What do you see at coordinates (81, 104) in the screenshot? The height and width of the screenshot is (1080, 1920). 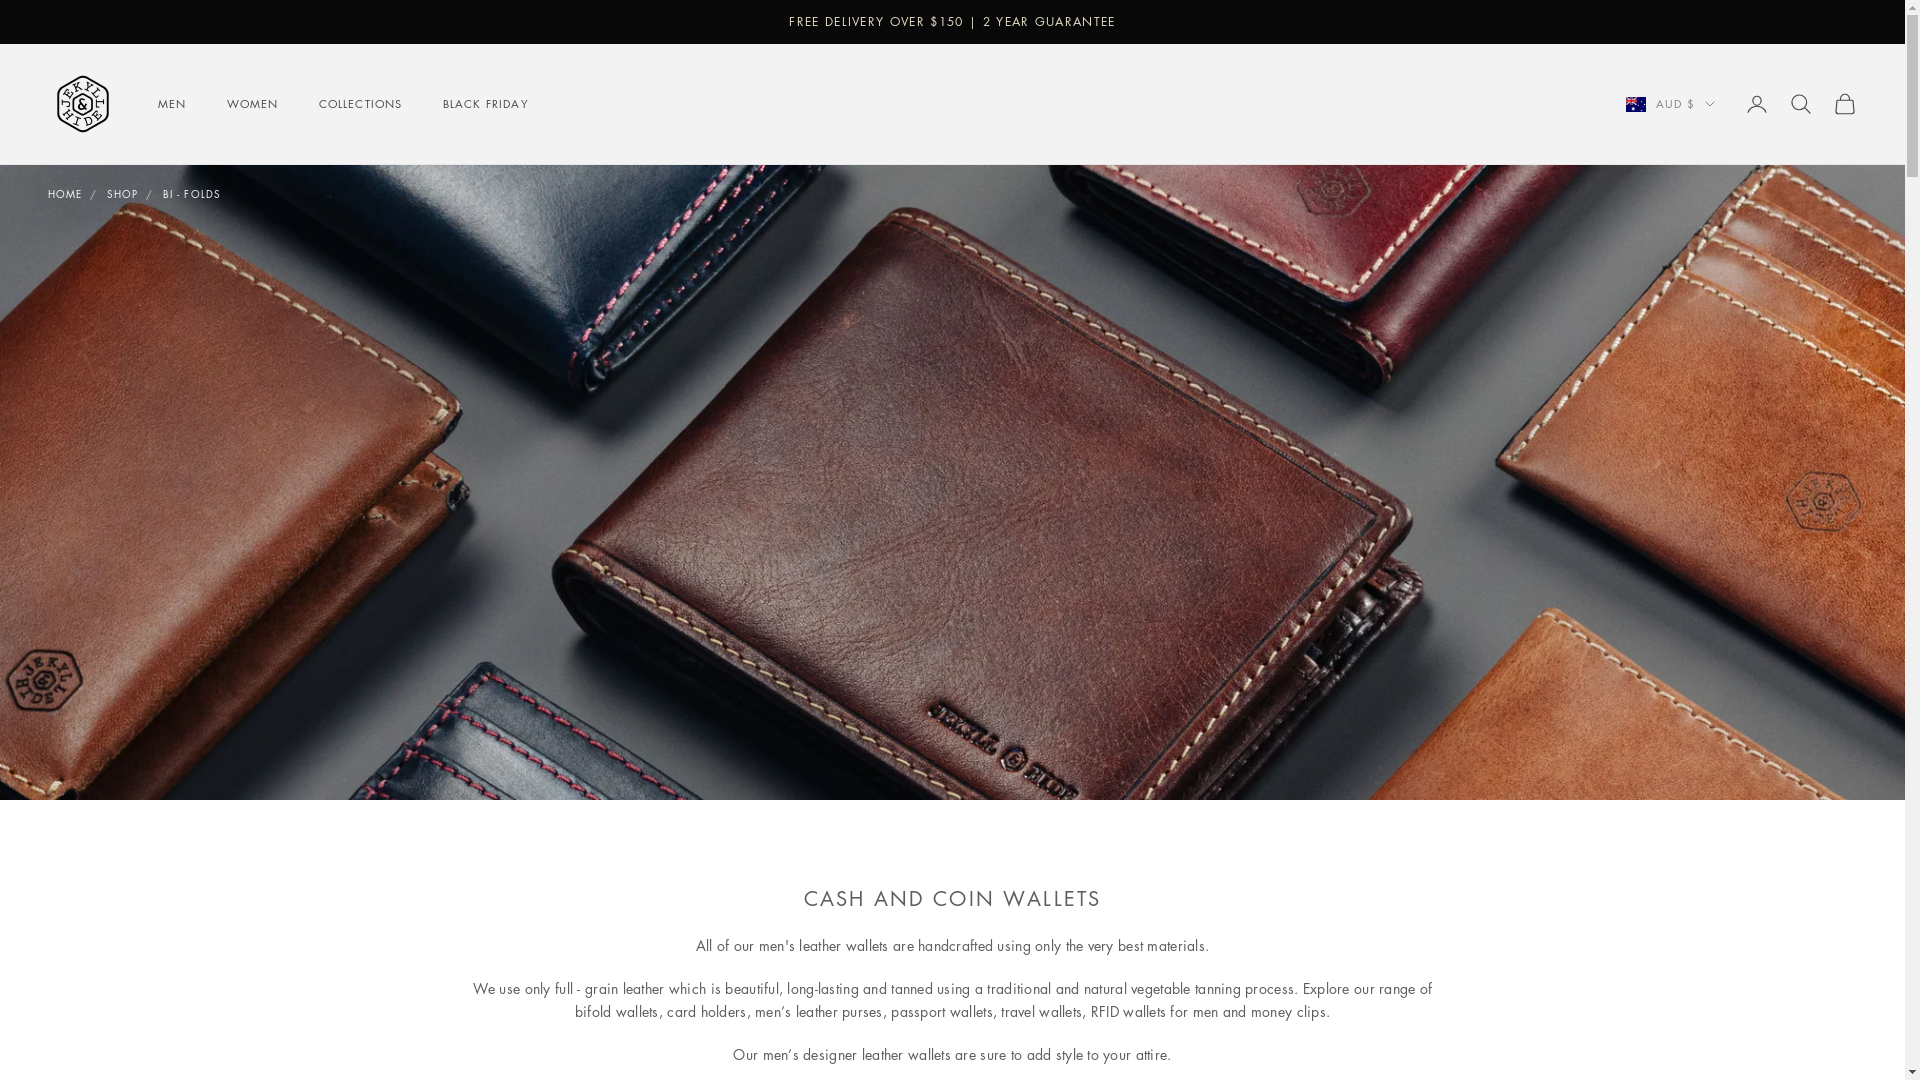 I see `'Jekyll and Hide Australia'` at bounding box center [81, 104].